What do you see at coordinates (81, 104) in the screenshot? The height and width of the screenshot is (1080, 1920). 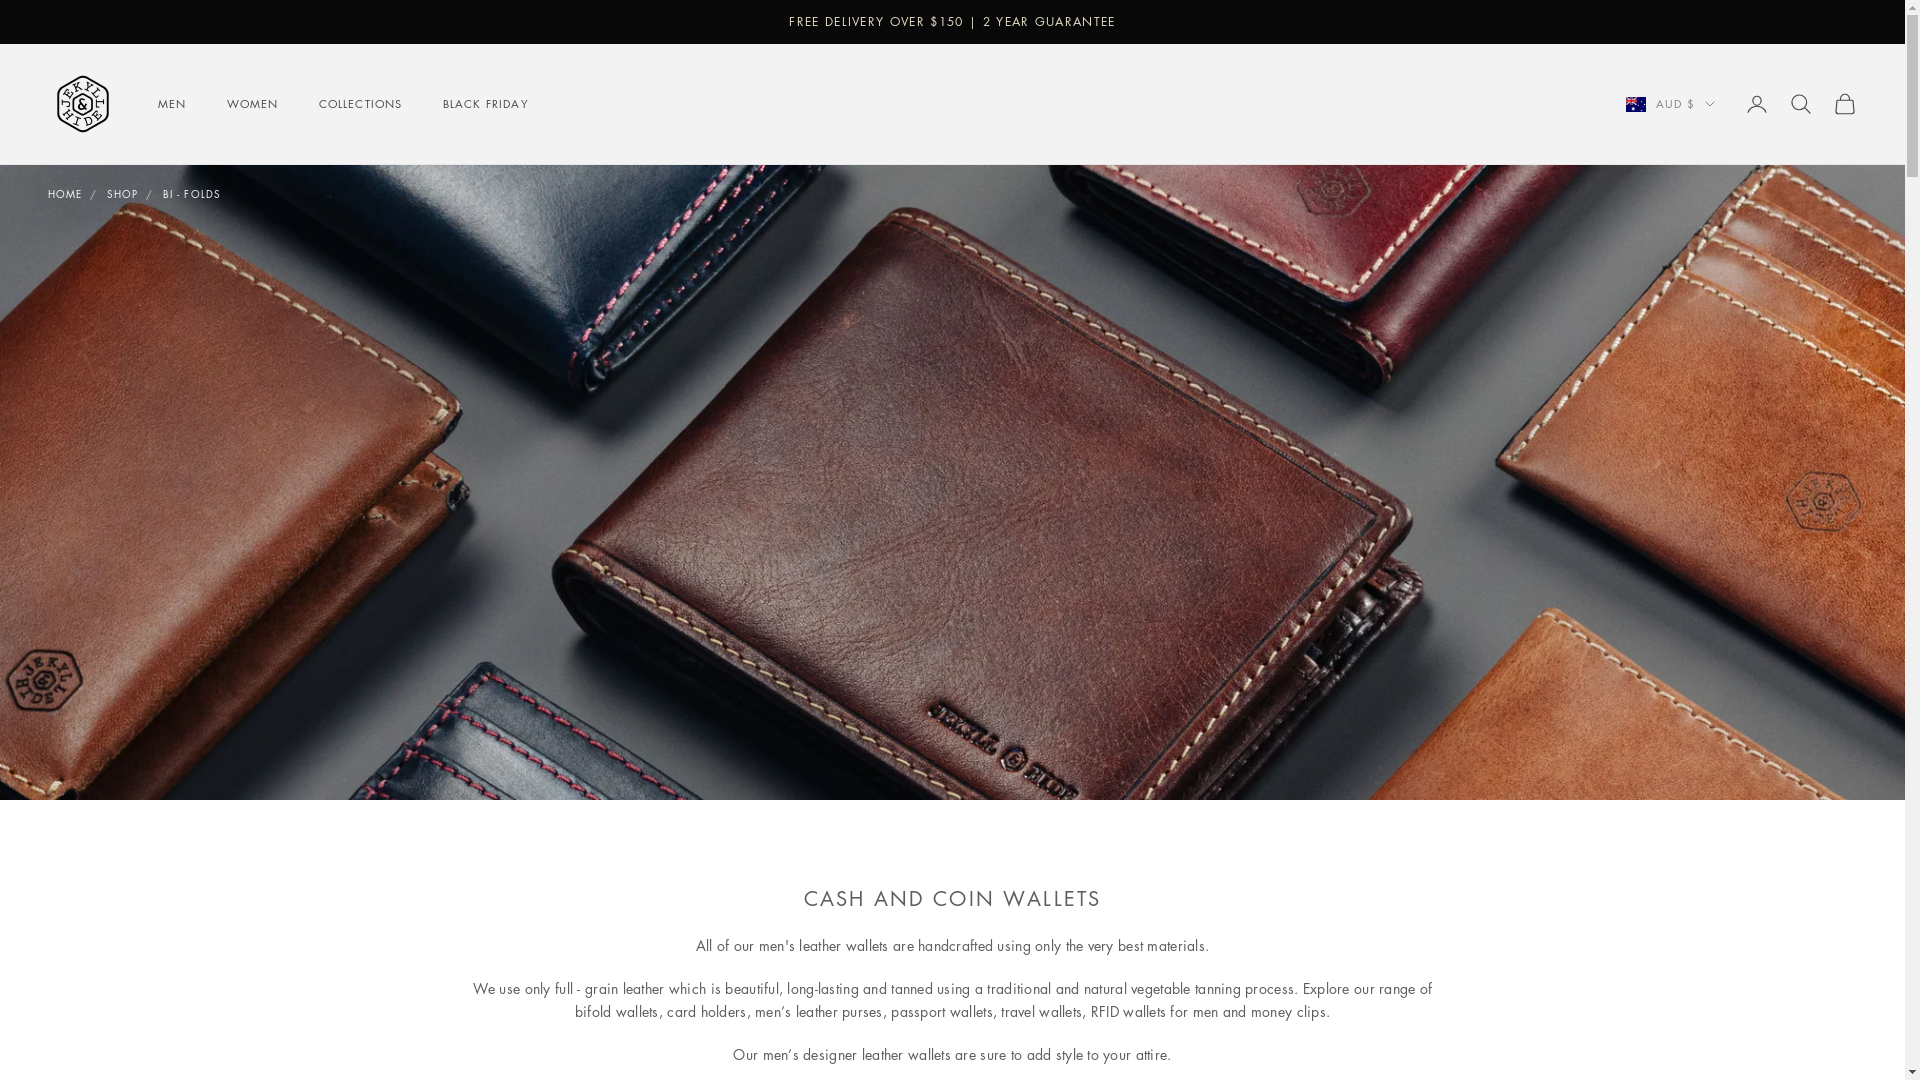 I see `'Jekyll and Hide Australia'` at bounding box center [81, 104].